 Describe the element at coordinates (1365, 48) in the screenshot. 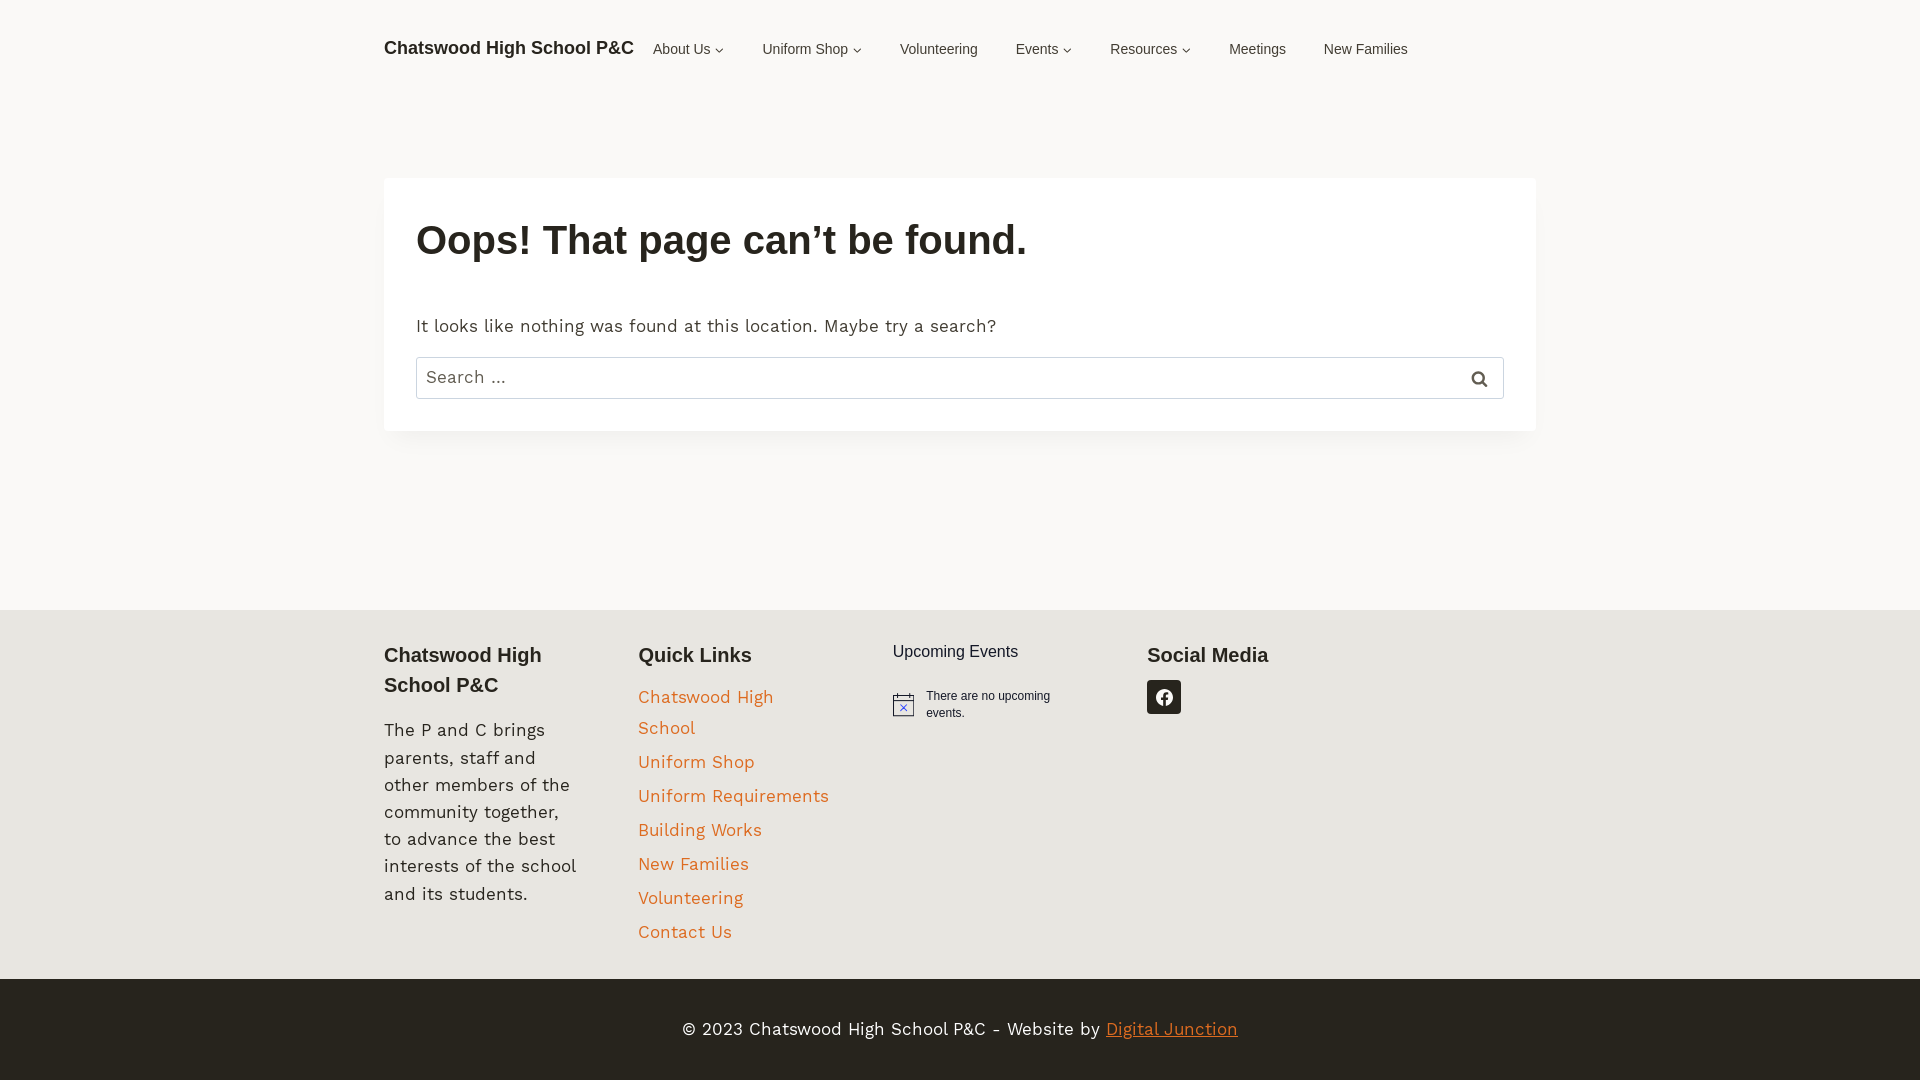

I see `'New Families'` at that location.